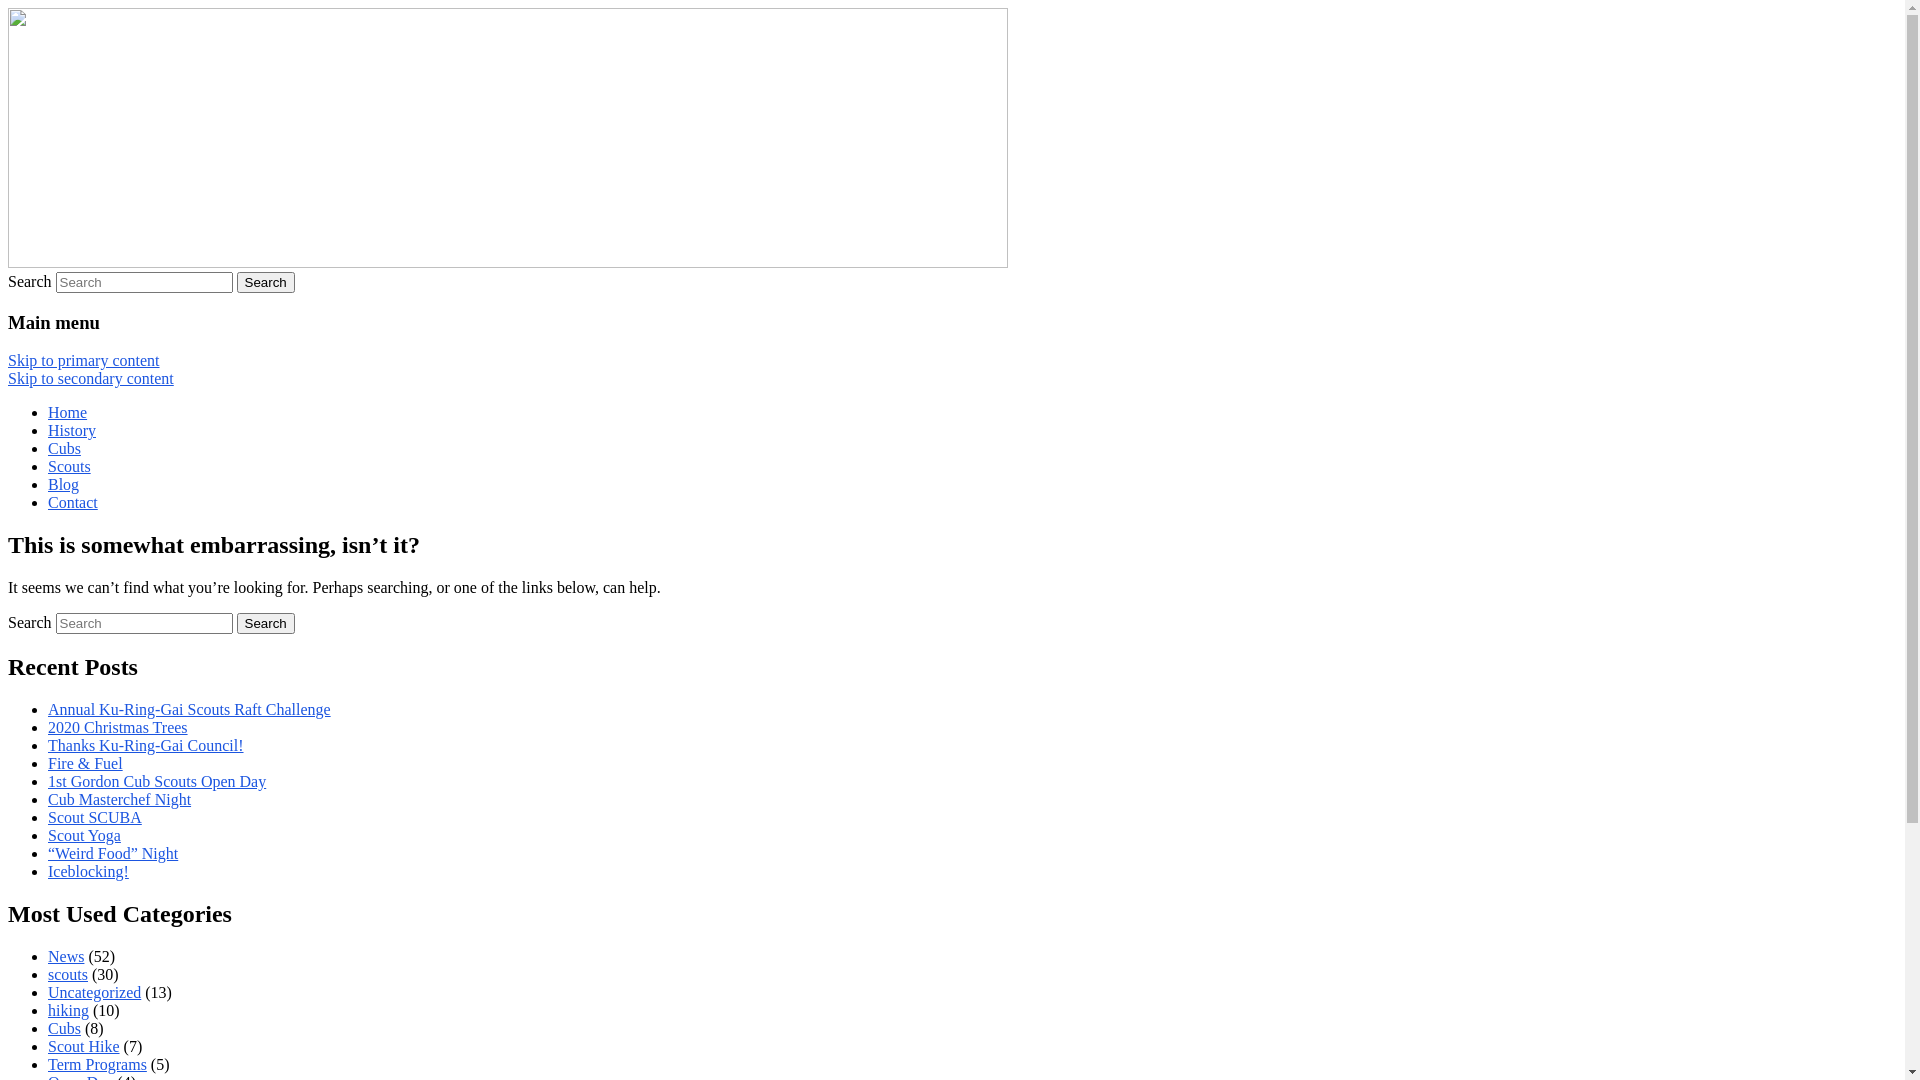 This screenshot has width=1920, height=1080. I want to click on 'Contact', so click(72, 501).